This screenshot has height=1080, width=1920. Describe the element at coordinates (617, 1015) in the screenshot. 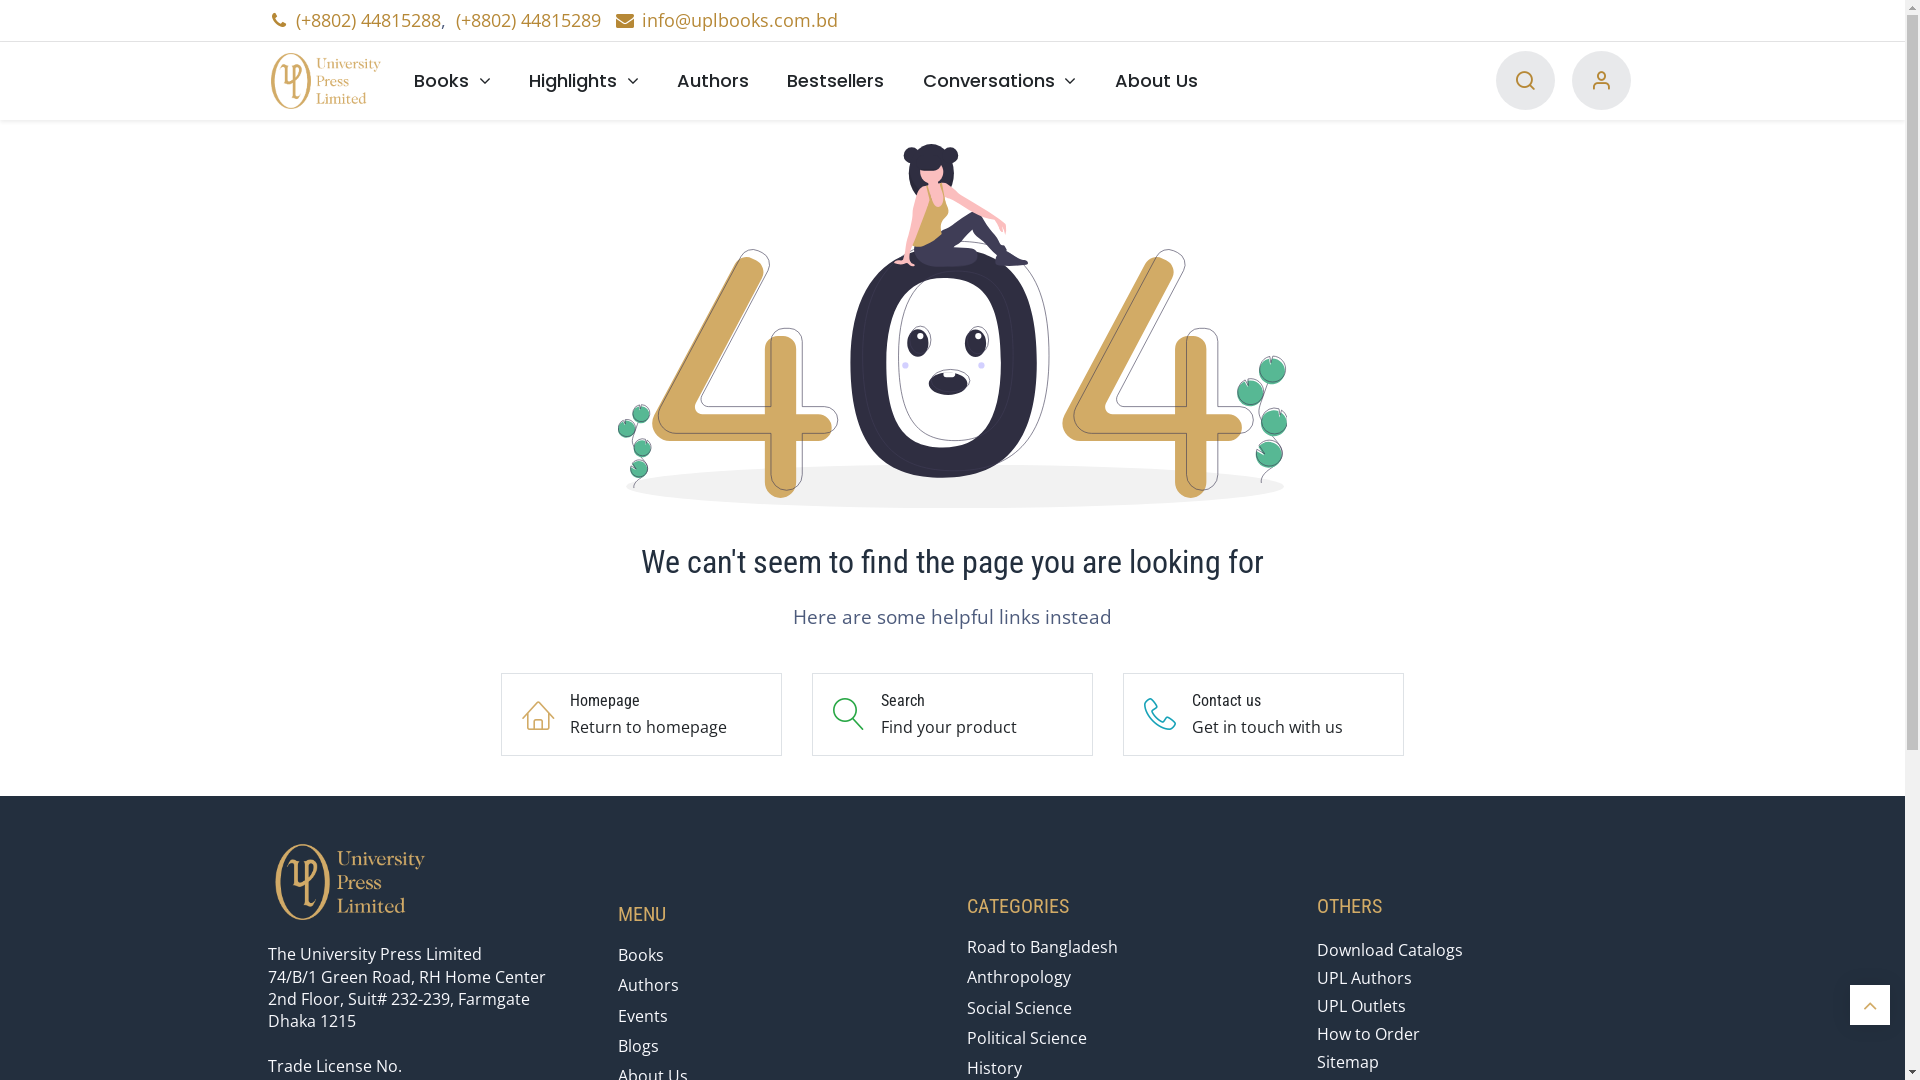

I see `'Events'` at that location.